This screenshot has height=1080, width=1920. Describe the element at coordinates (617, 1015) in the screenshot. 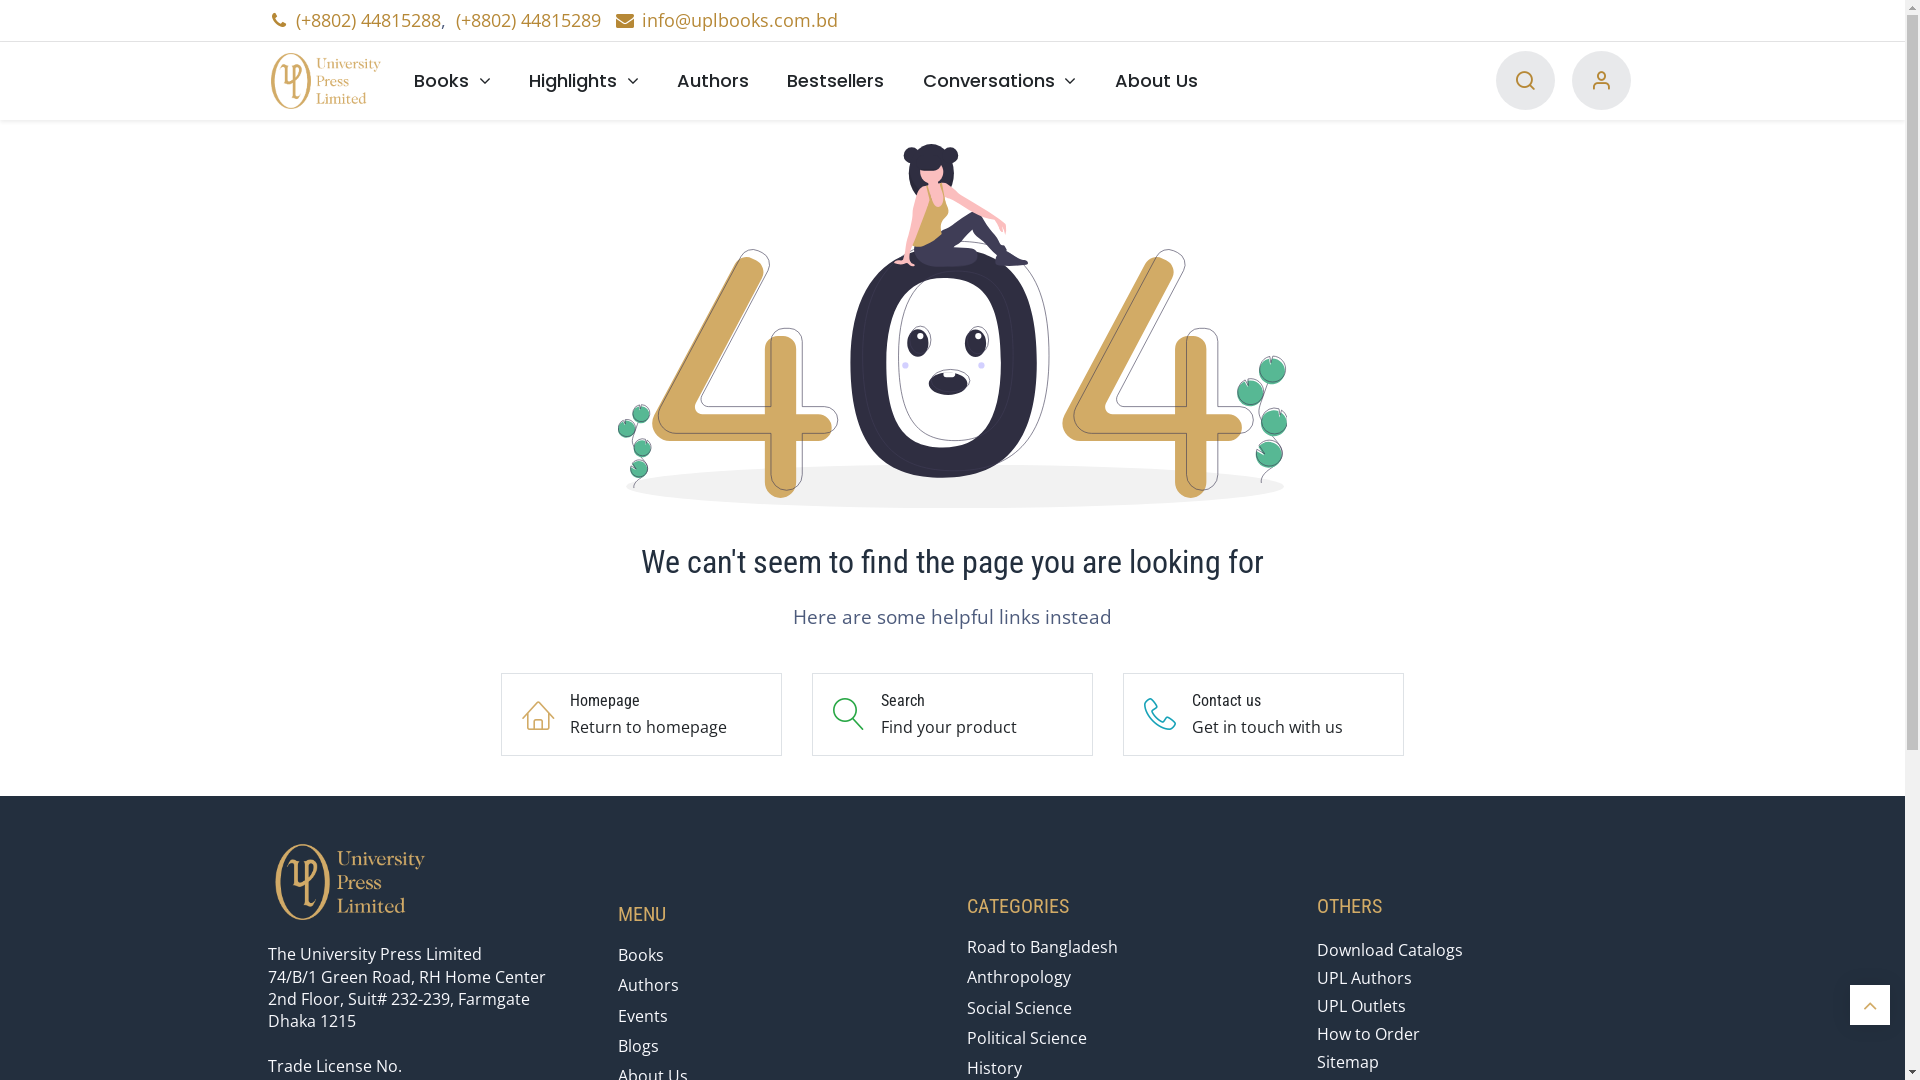

I see `'Events'` at that location.